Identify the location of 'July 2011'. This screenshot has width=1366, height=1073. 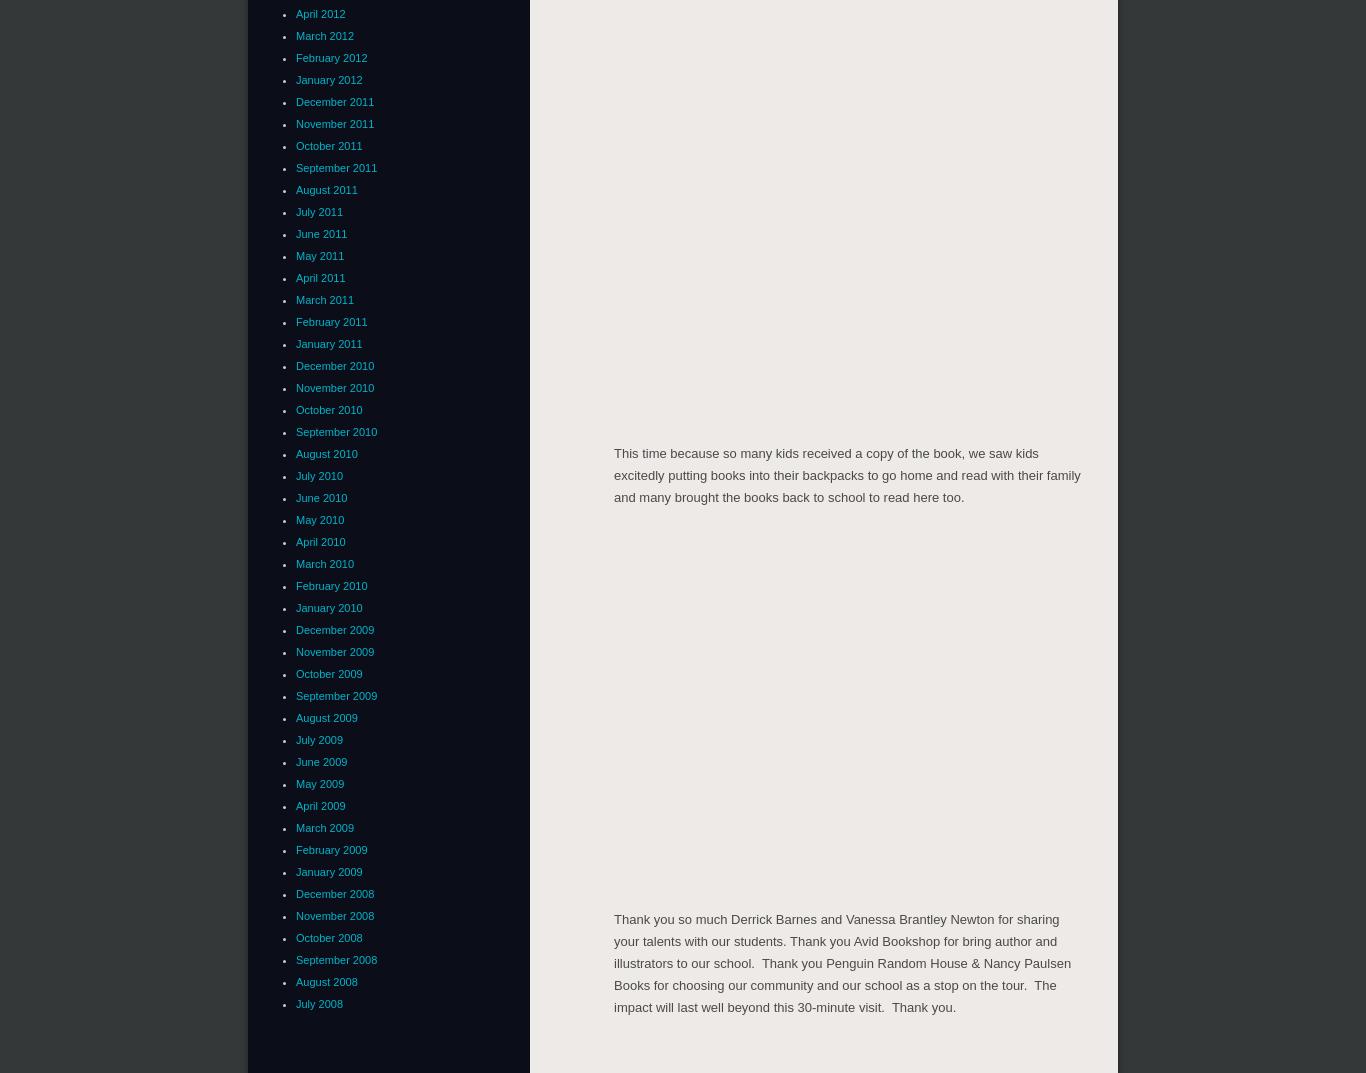
(296, 210).